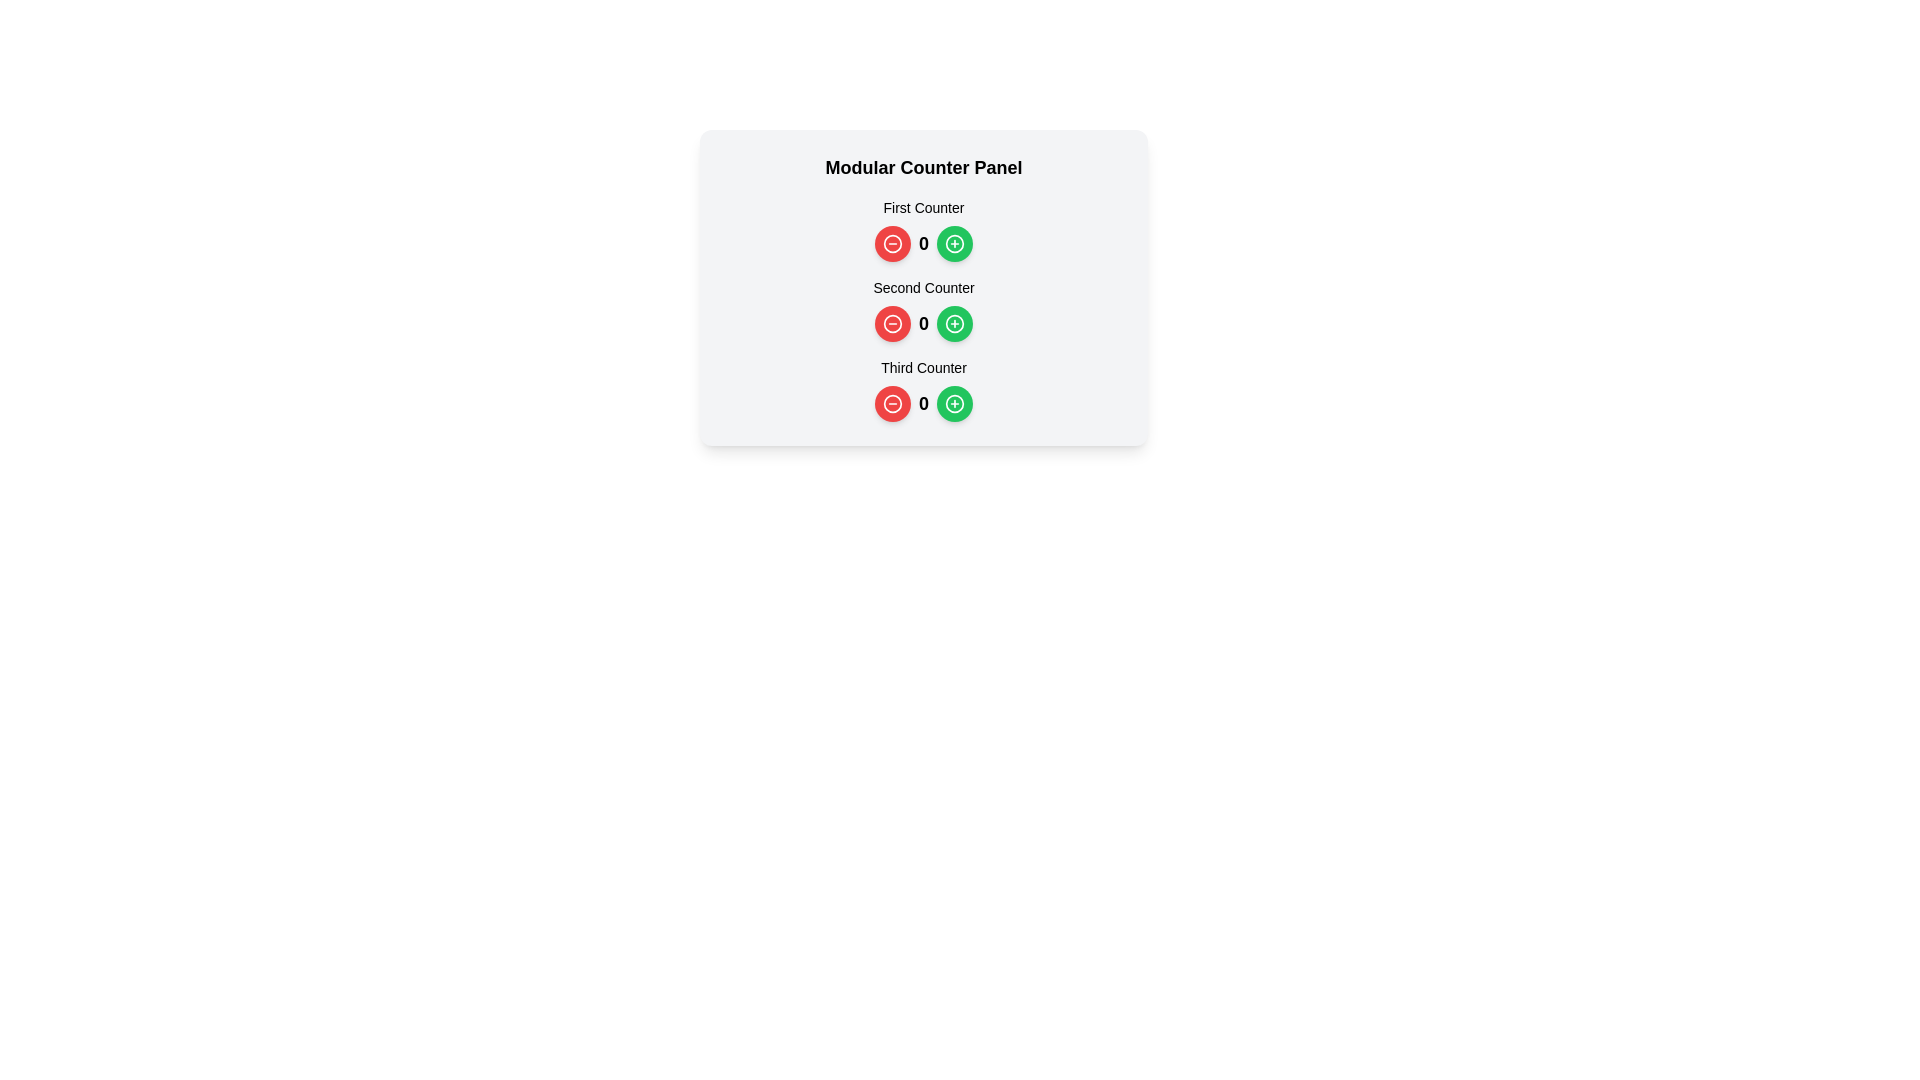 The image size is (1920, 1080). Describe the element at coordinates (923, 242) in the screenshot. I see `the numeric display '0' in the 'First Counter' section, which is centrally located between the decrement and increment buttons` at that location.